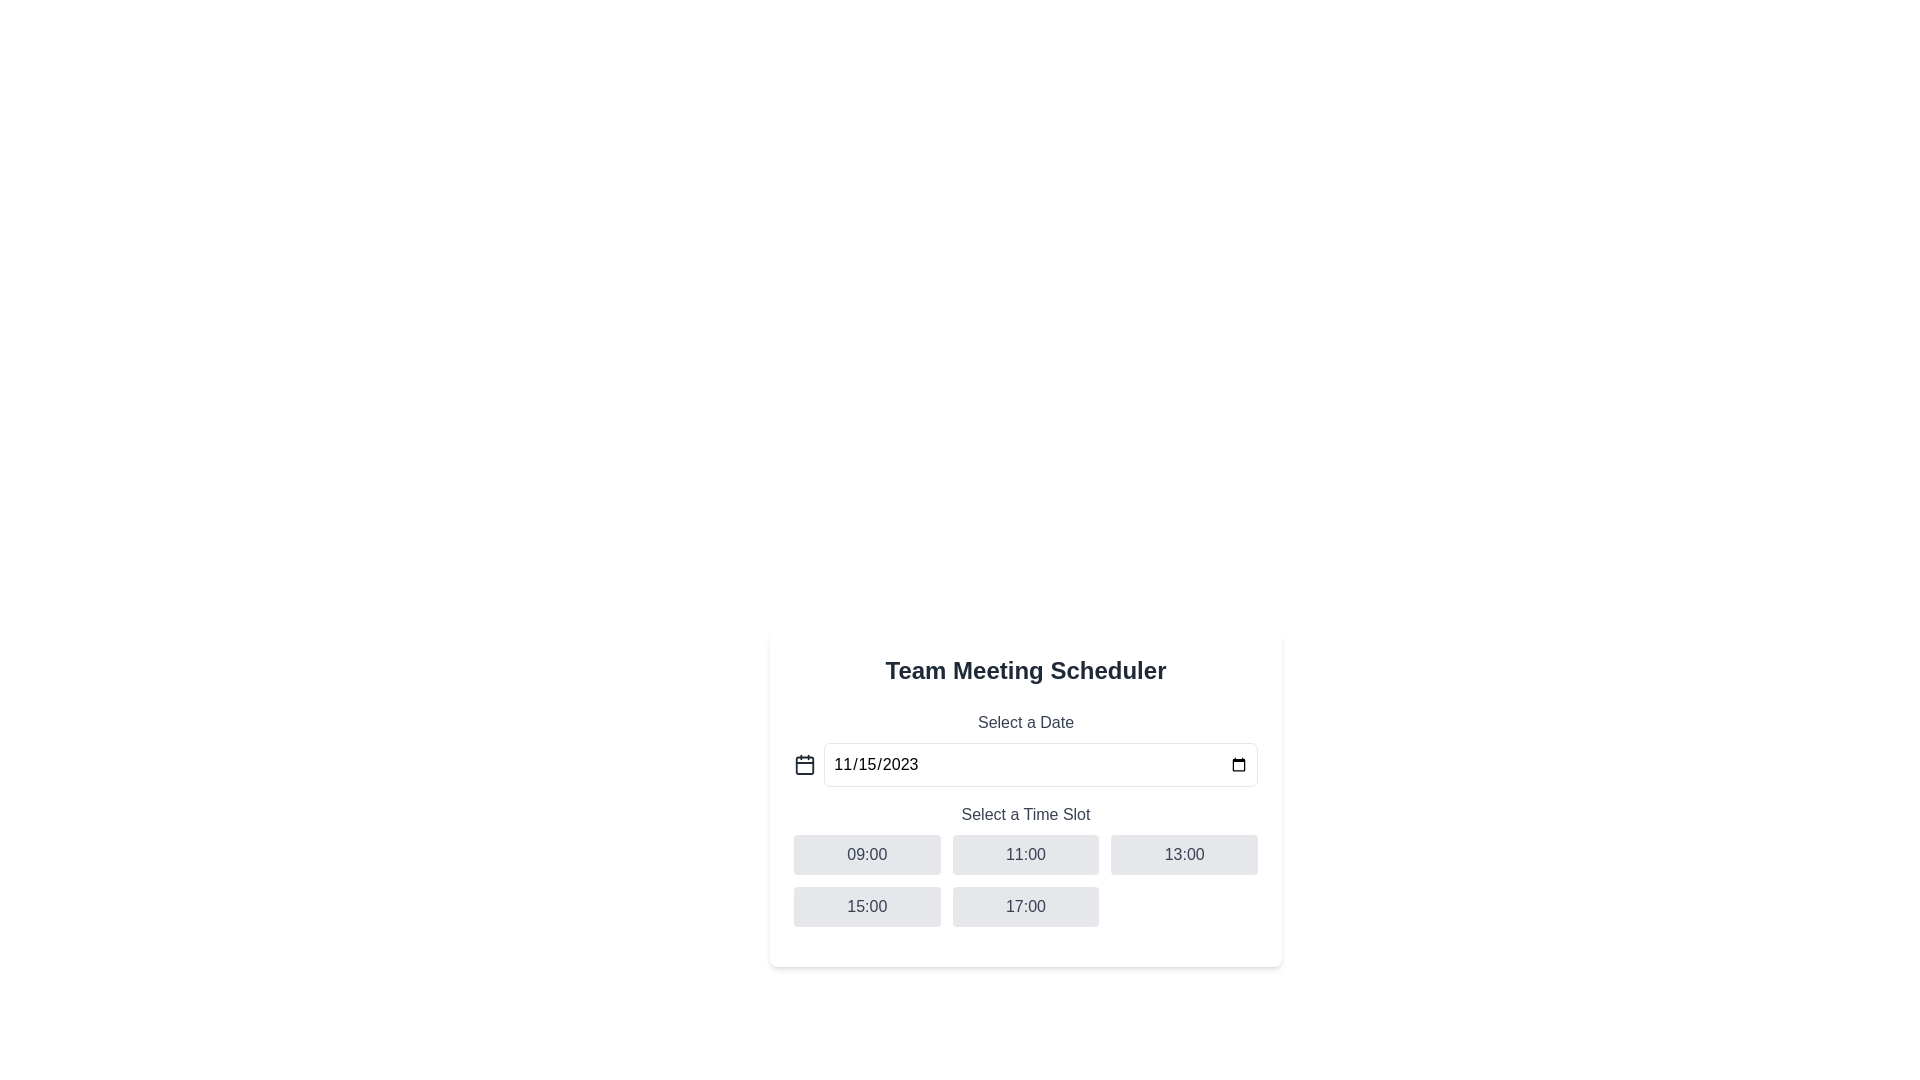 This screenshot has width=1920, height=1080. What do you see at coordinates (867, 906) in the screenshot?
I see `the rectangular button labeled '15:00' in the 'Select a Time Slot' section` at bounding box center [867, 906].